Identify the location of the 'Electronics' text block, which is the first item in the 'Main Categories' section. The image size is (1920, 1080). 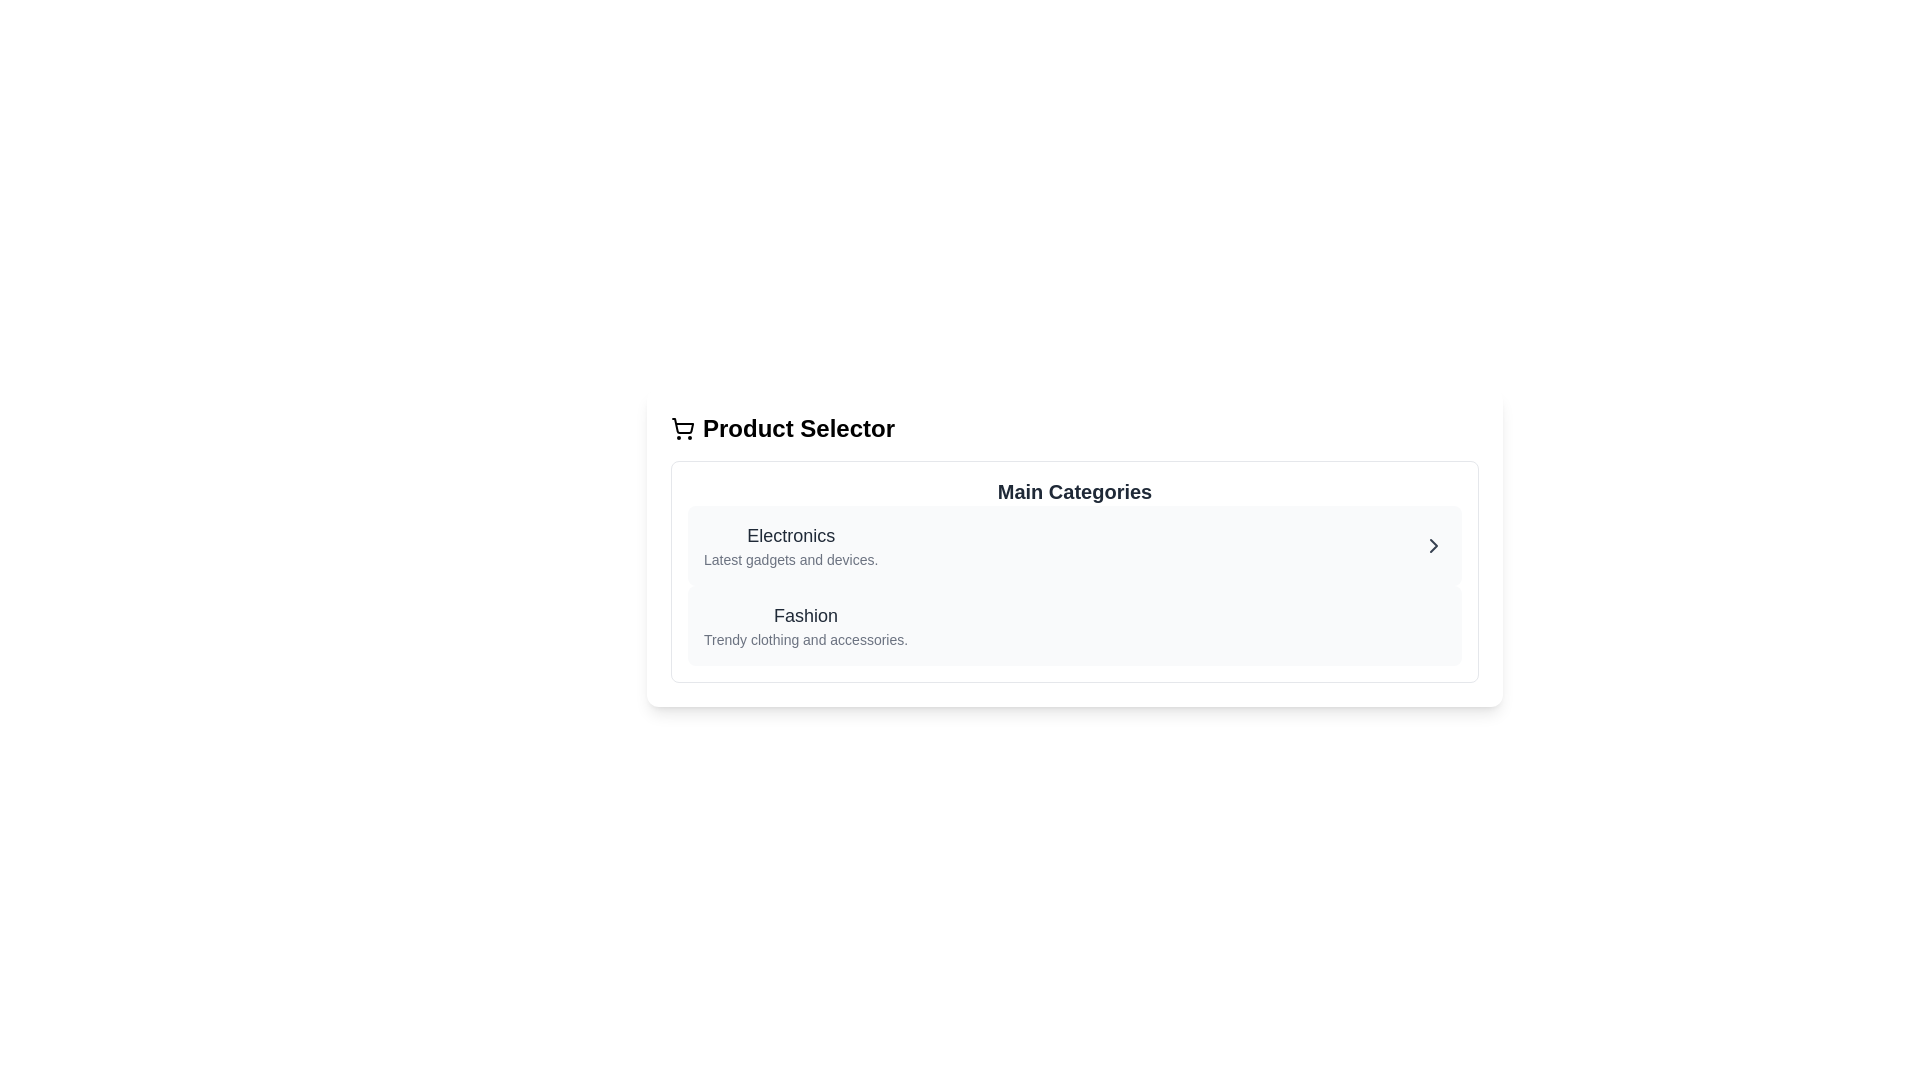
(790, 546).